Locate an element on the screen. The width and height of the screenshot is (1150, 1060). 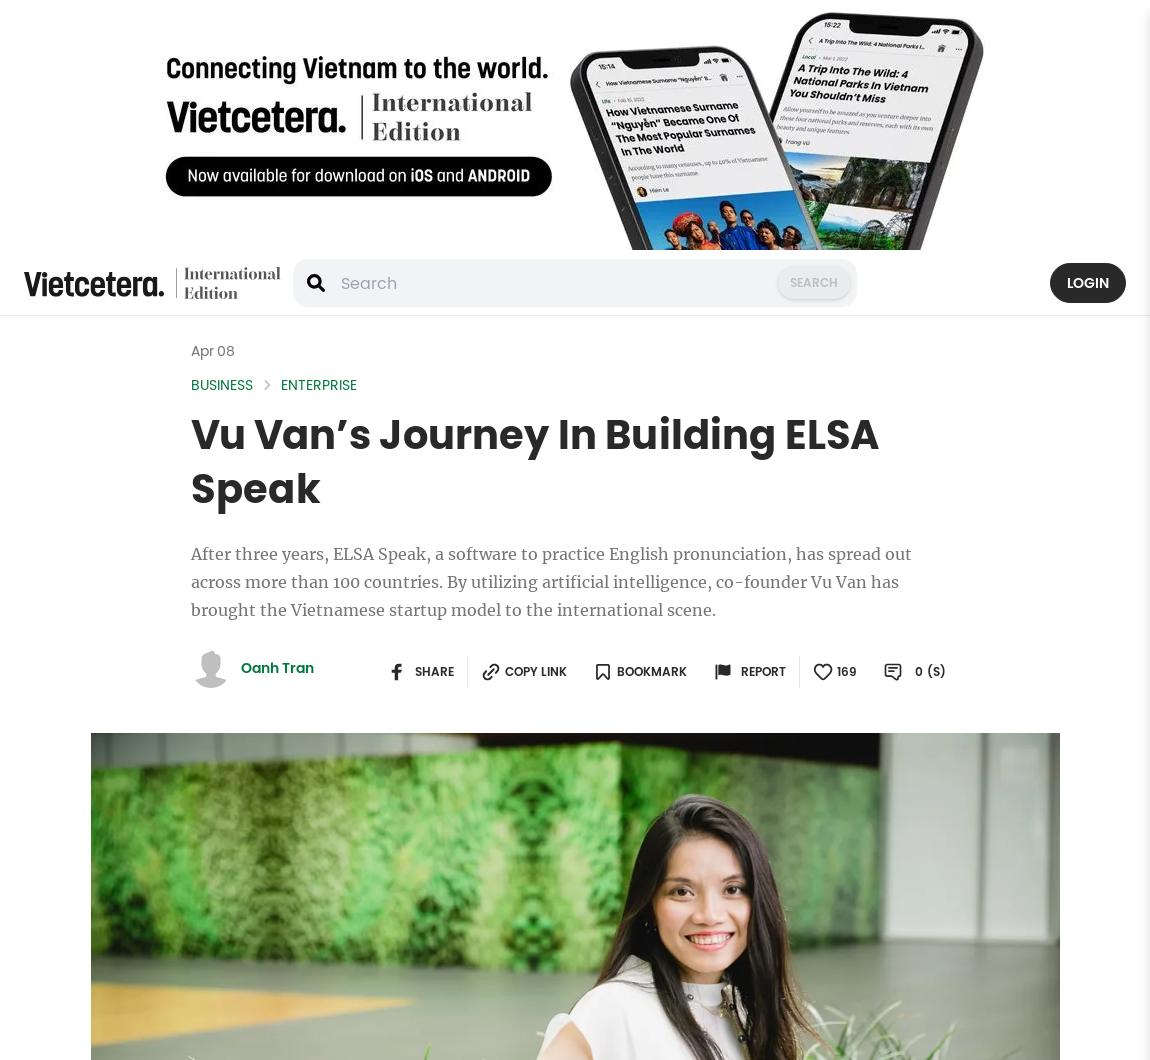
'Copy link' is located at coordinates (536, 671).